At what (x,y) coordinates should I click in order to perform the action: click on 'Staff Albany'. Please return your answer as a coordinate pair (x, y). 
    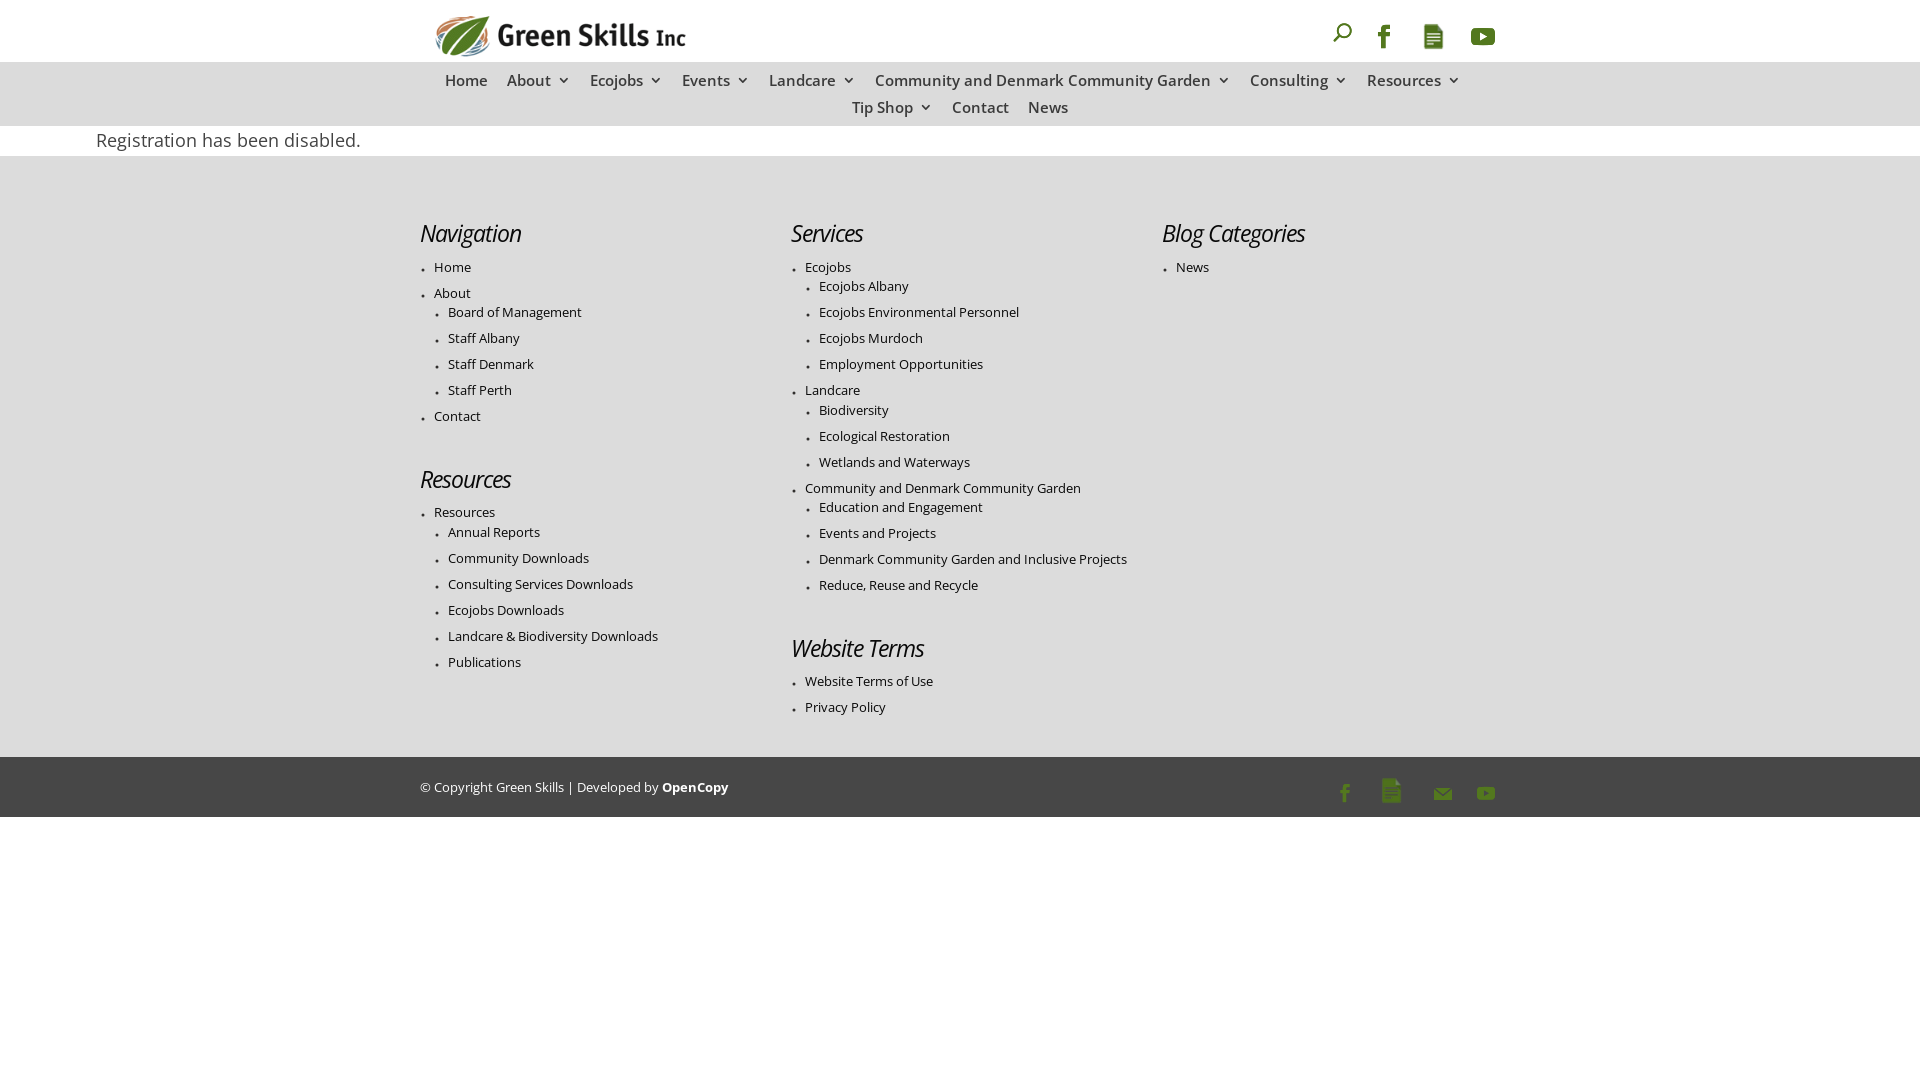
    Looking at the image, I should click on (484, 337).